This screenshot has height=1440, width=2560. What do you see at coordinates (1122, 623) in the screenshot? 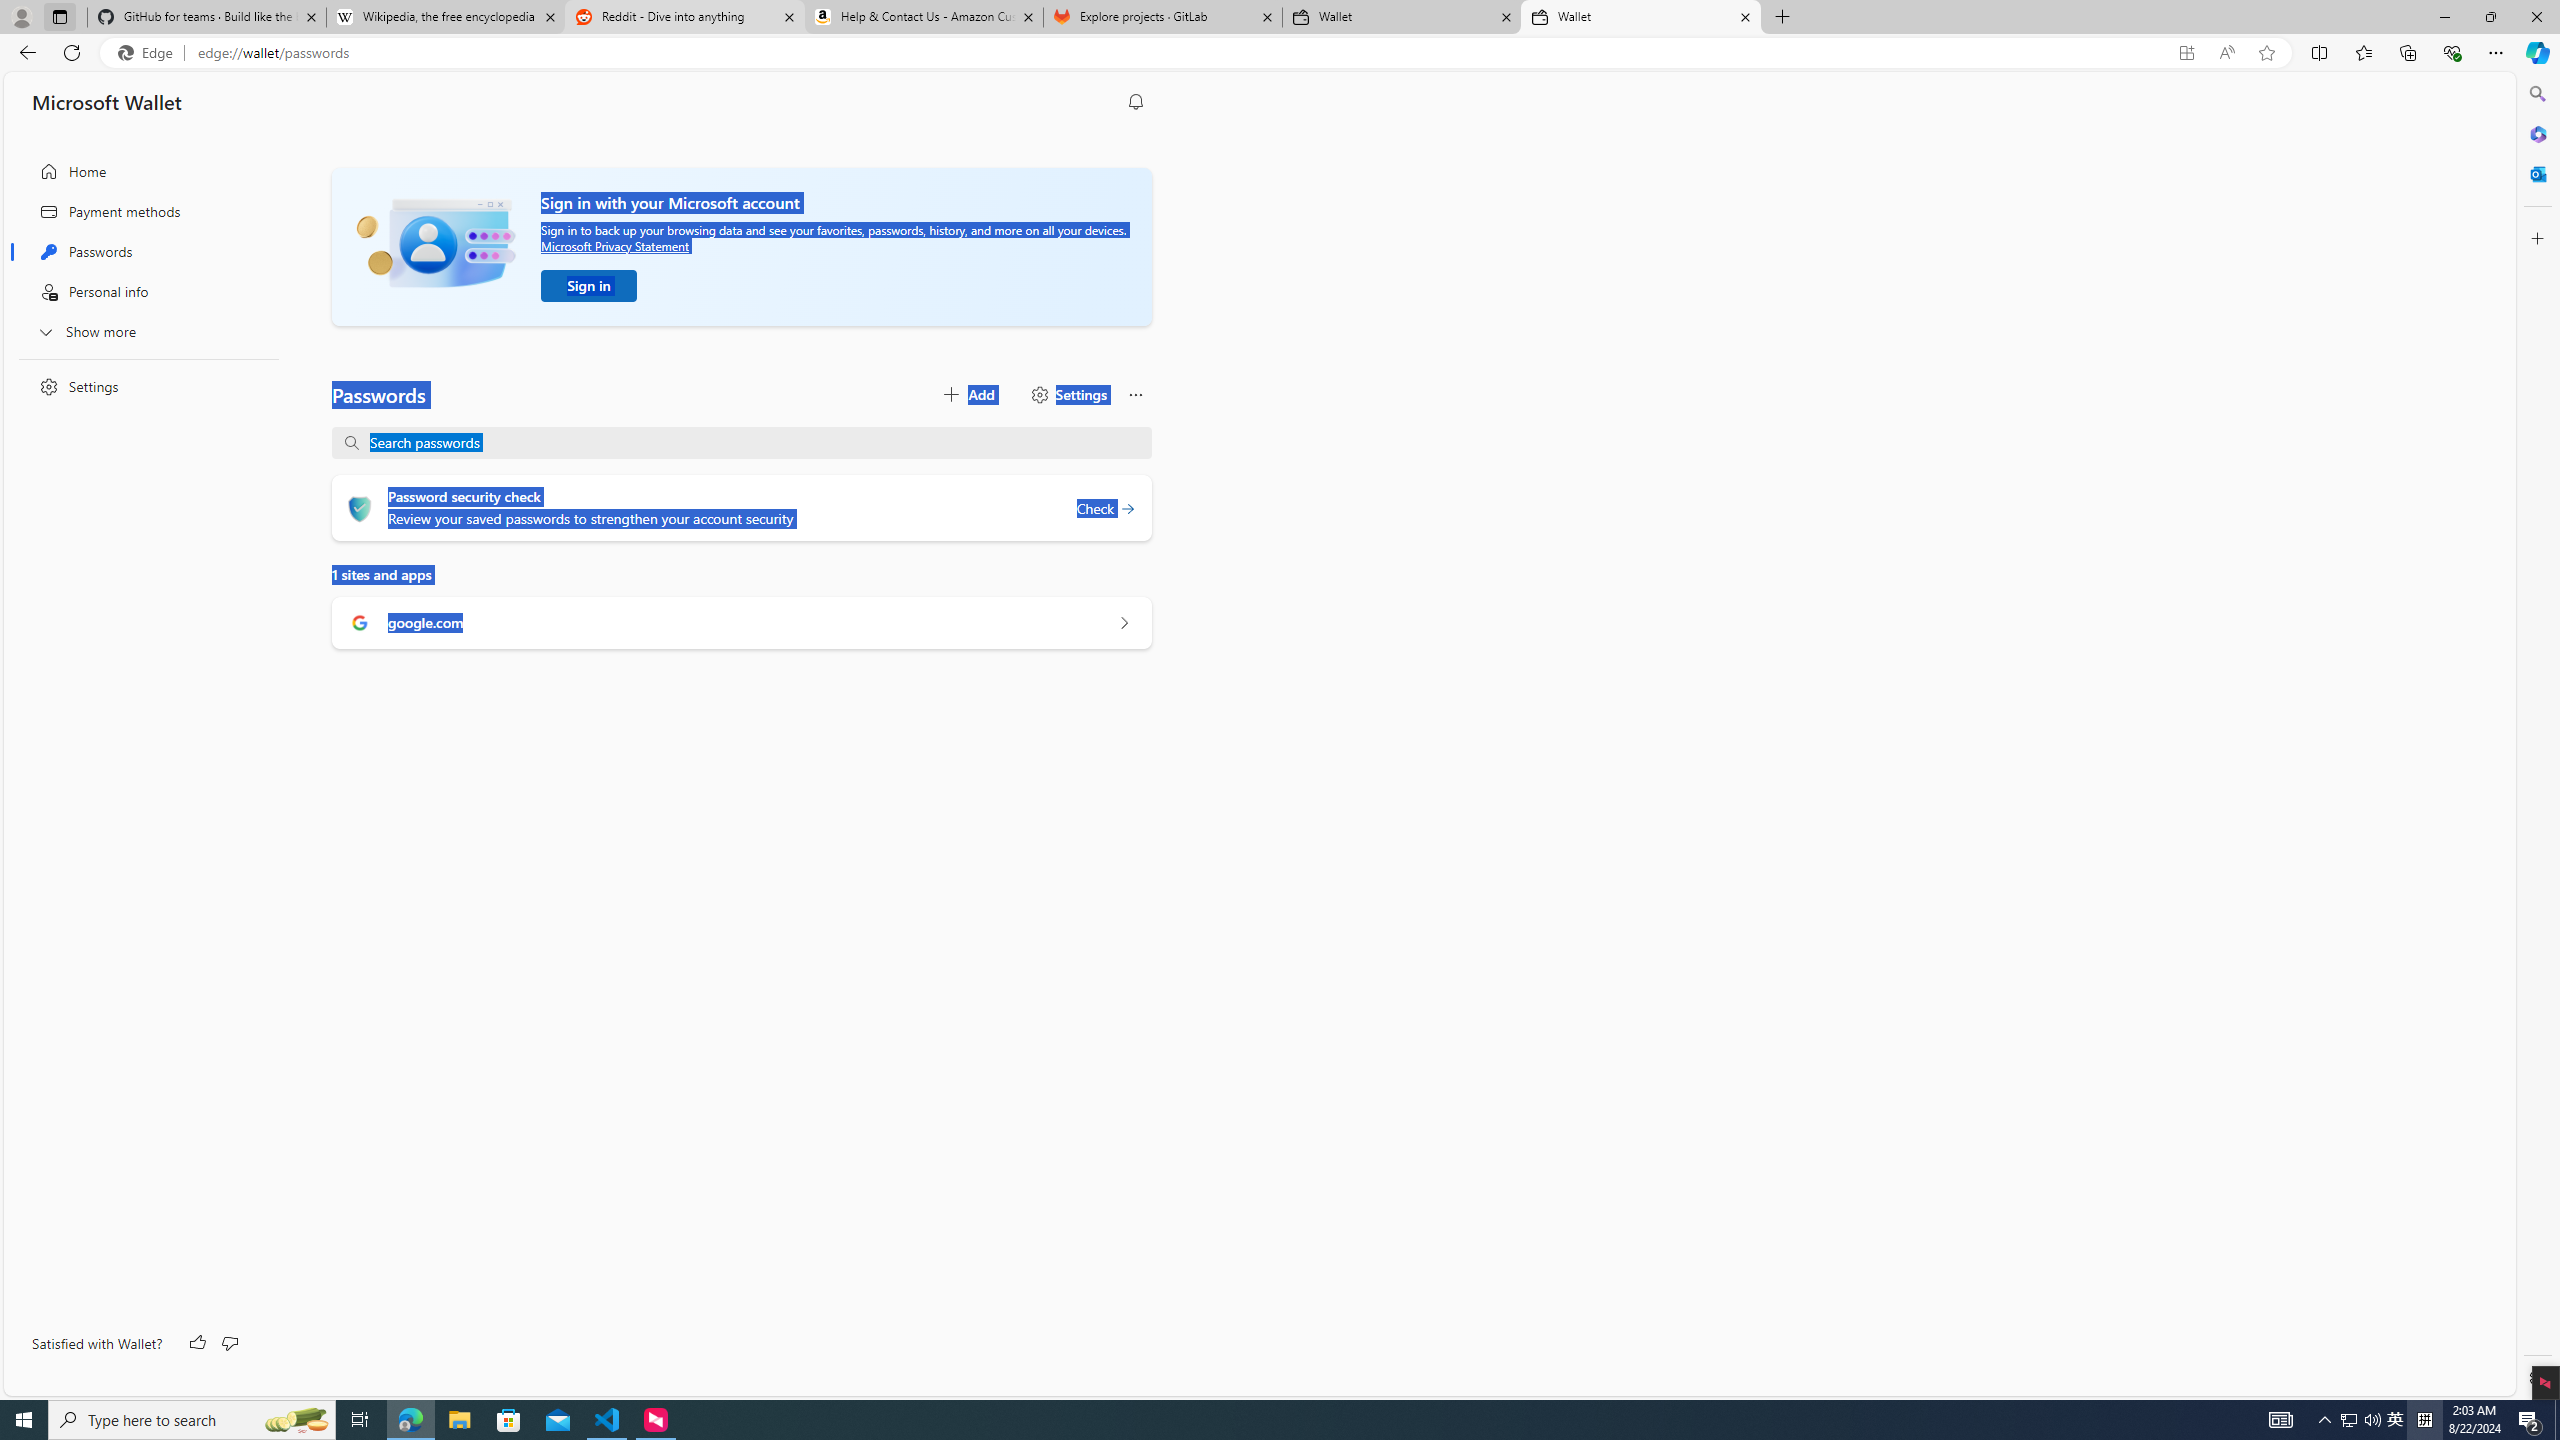
I see `'google.com, see details'` at bounding box center [1122, 623].